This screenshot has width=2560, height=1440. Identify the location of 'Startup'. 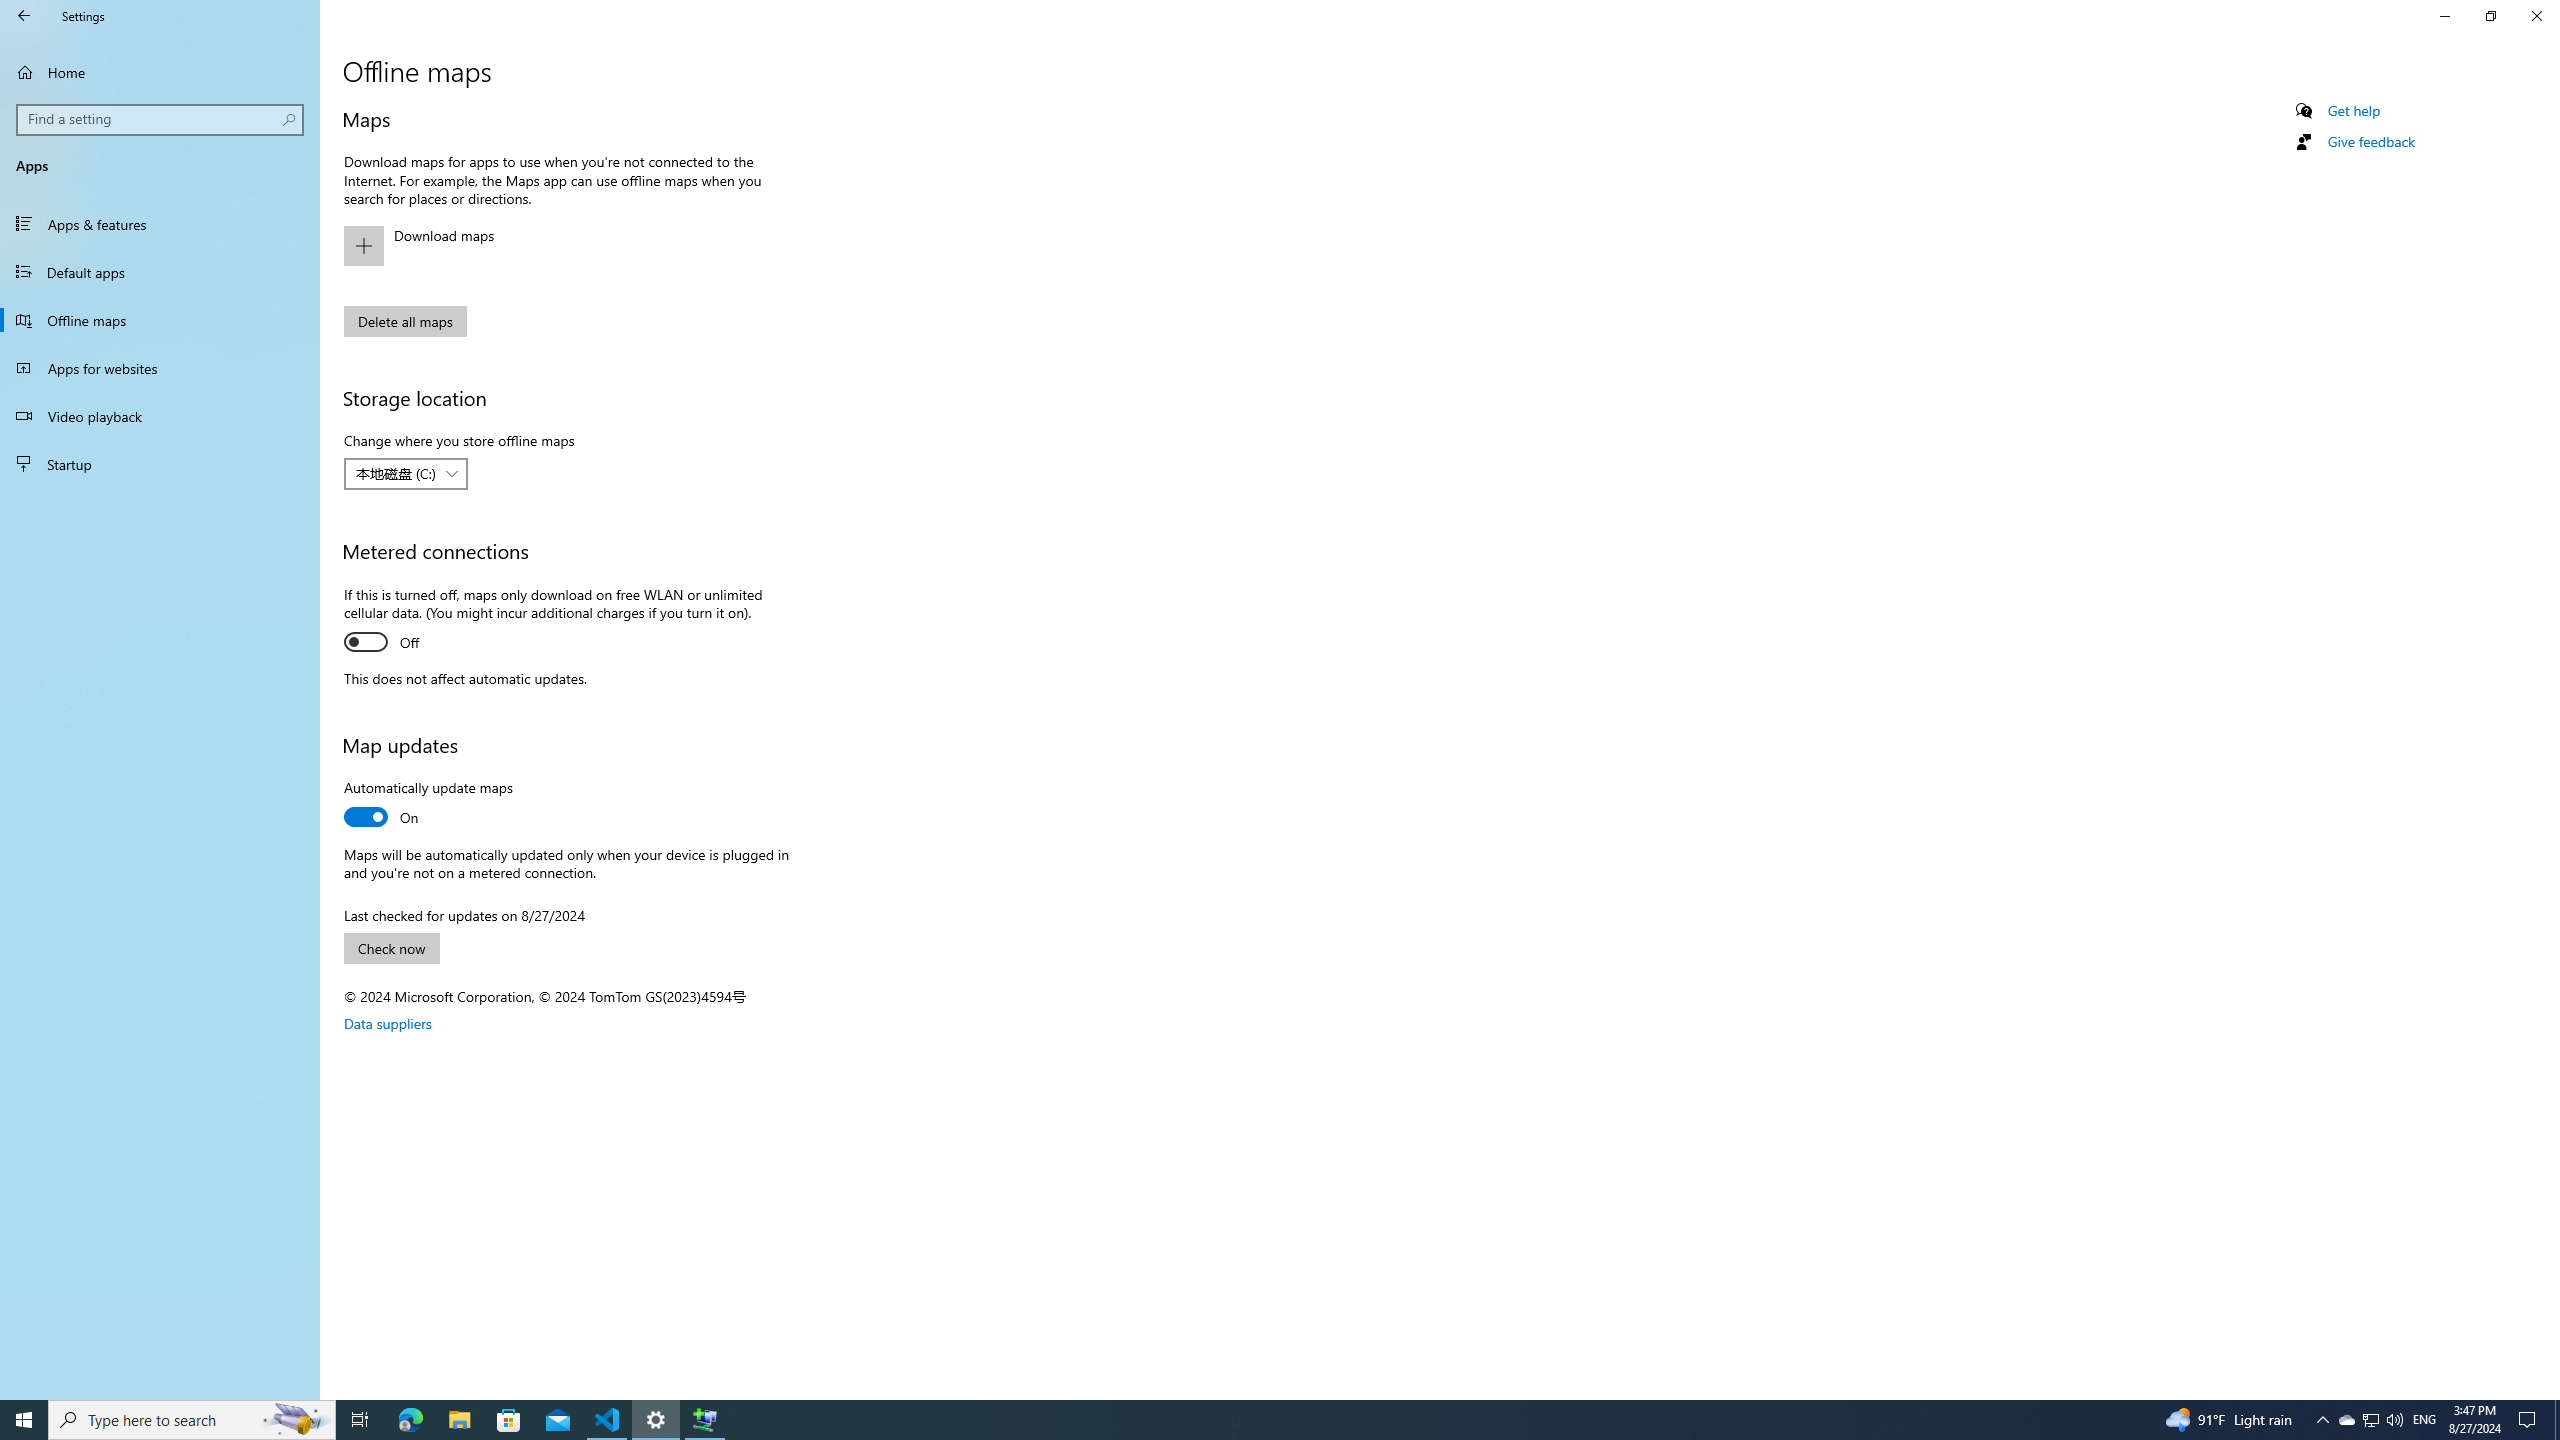
(159, 463).